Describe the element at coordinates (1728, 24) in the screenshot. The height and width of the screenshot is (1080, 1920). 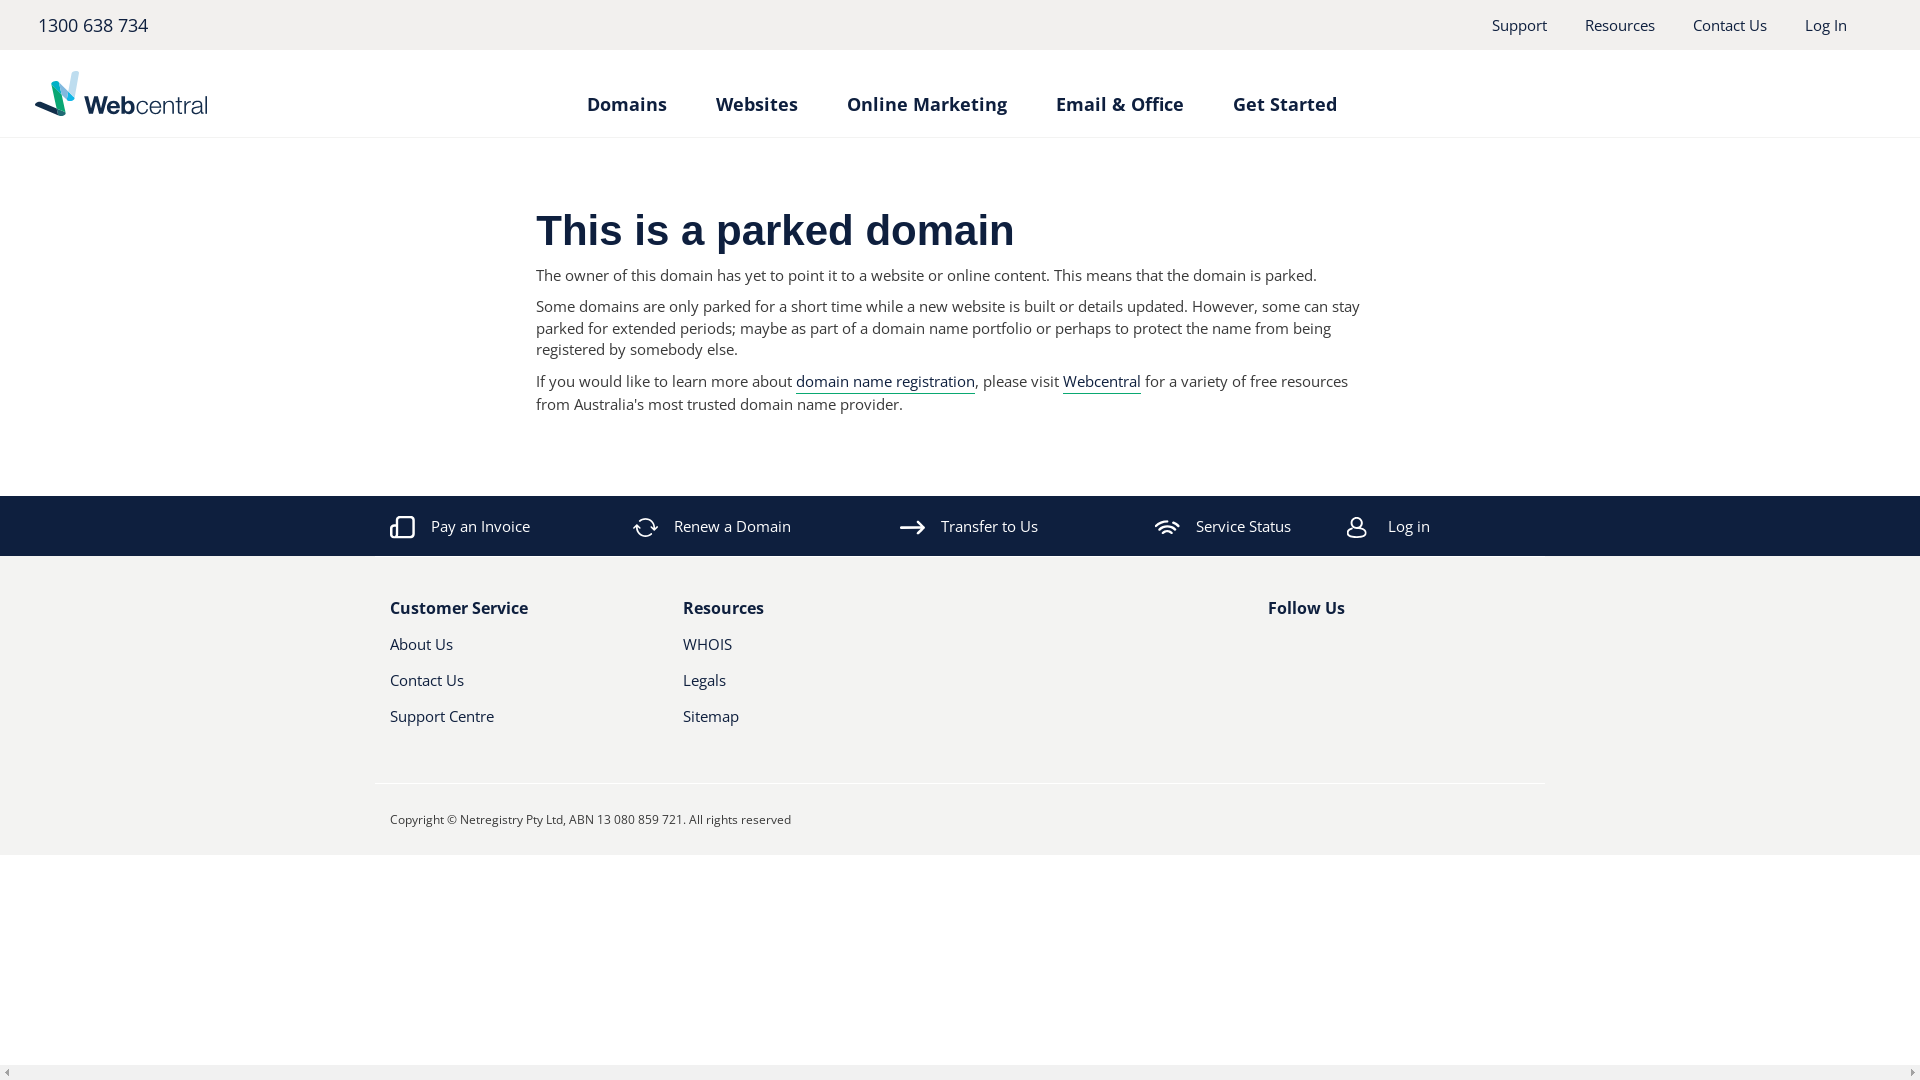
I see `'Contact Us'` at that location.